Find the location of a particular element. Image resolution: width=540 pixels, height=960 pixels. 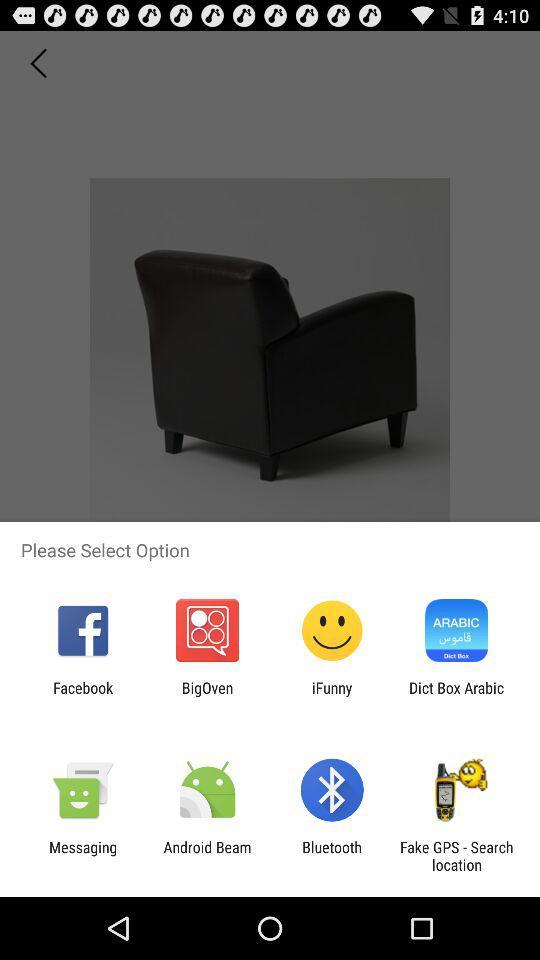

messaging icon is located at coordinates (82, 855).